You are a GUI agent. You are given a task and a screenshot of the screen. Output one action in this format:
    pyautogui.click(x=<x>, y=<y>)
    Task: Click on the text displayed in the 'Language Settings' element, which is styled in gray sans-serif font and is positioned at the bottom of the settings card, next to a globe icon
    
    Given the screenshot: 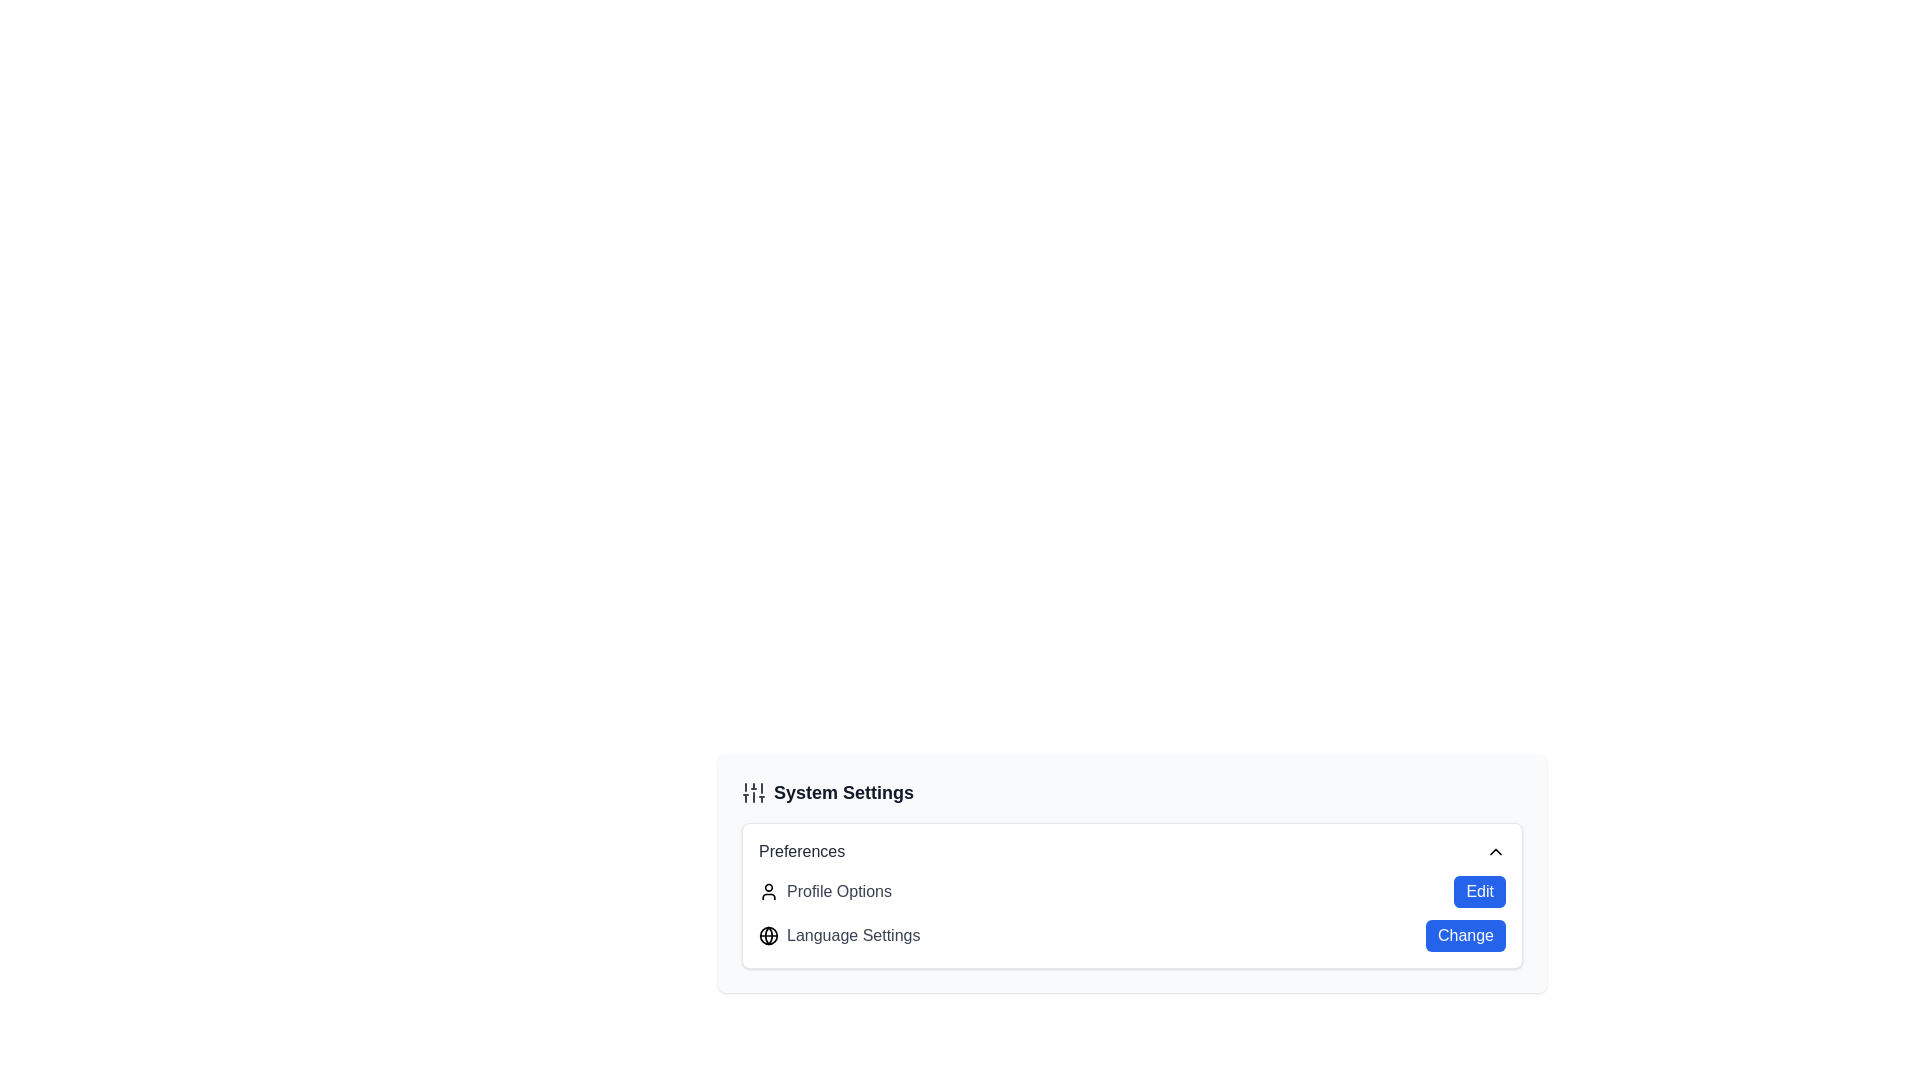 What is the action you would take?
    pyautogui.click(x=853, y=936)
    